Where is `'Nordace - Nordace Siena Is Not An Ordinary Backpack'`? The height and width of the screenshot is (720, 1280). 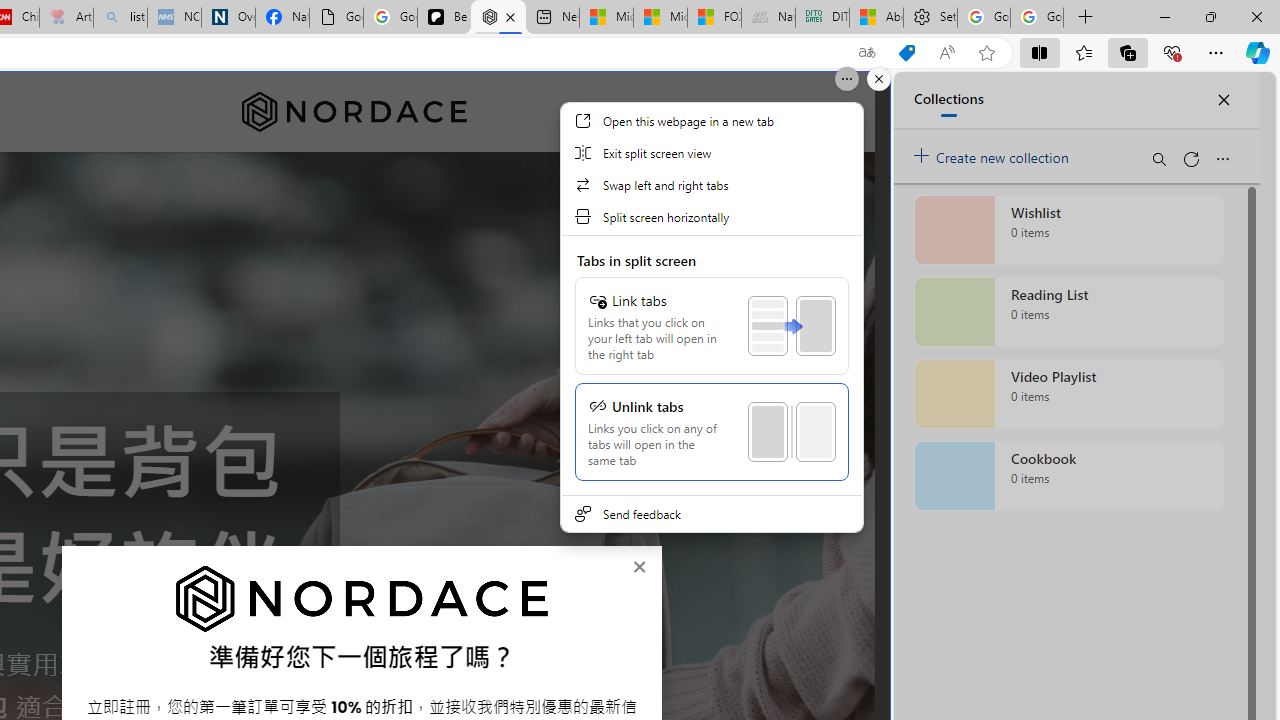 'Nordace - Nordace Siena Is Not An Ordinary Backpack' is located at coordinates (498, 17).